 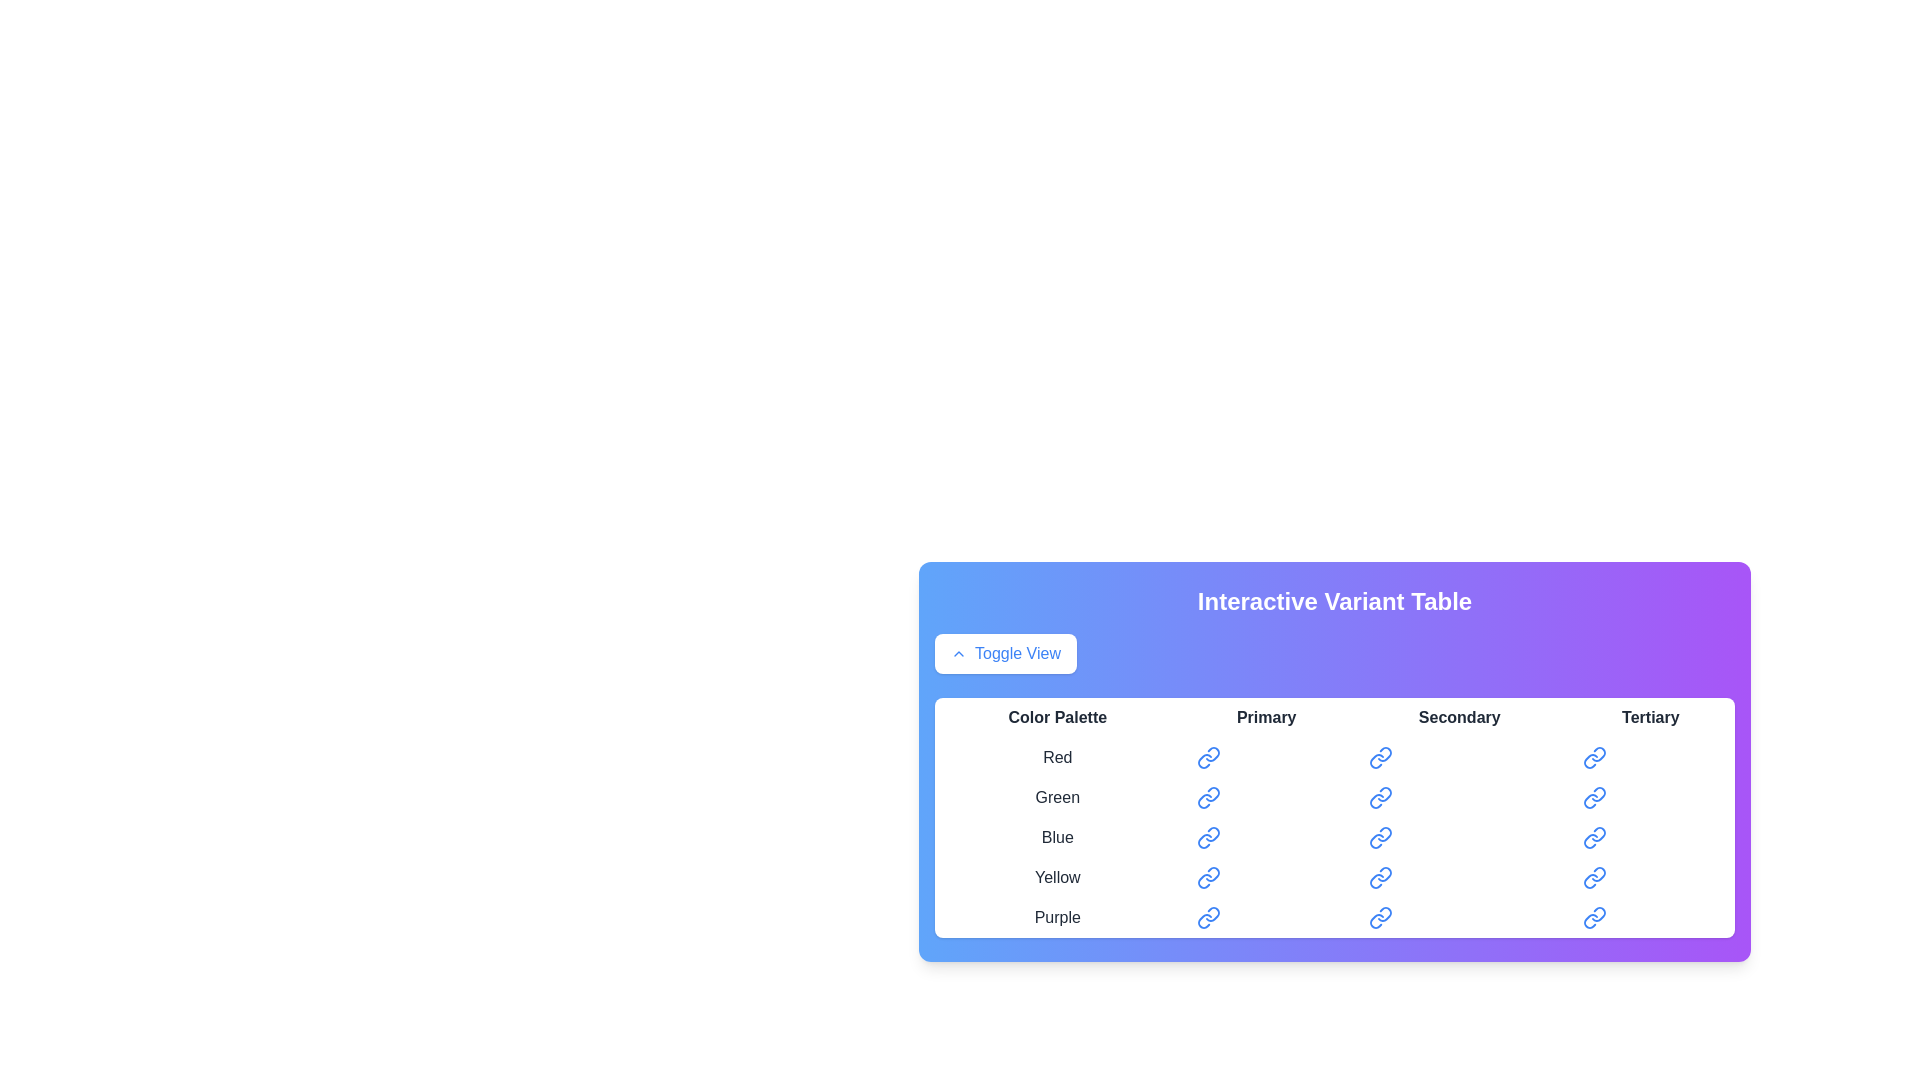 I want to click on the hyperlink labeled 'Tertiary - Blue' located in the bottom-right section of the table, so click(x=1650, y=837).